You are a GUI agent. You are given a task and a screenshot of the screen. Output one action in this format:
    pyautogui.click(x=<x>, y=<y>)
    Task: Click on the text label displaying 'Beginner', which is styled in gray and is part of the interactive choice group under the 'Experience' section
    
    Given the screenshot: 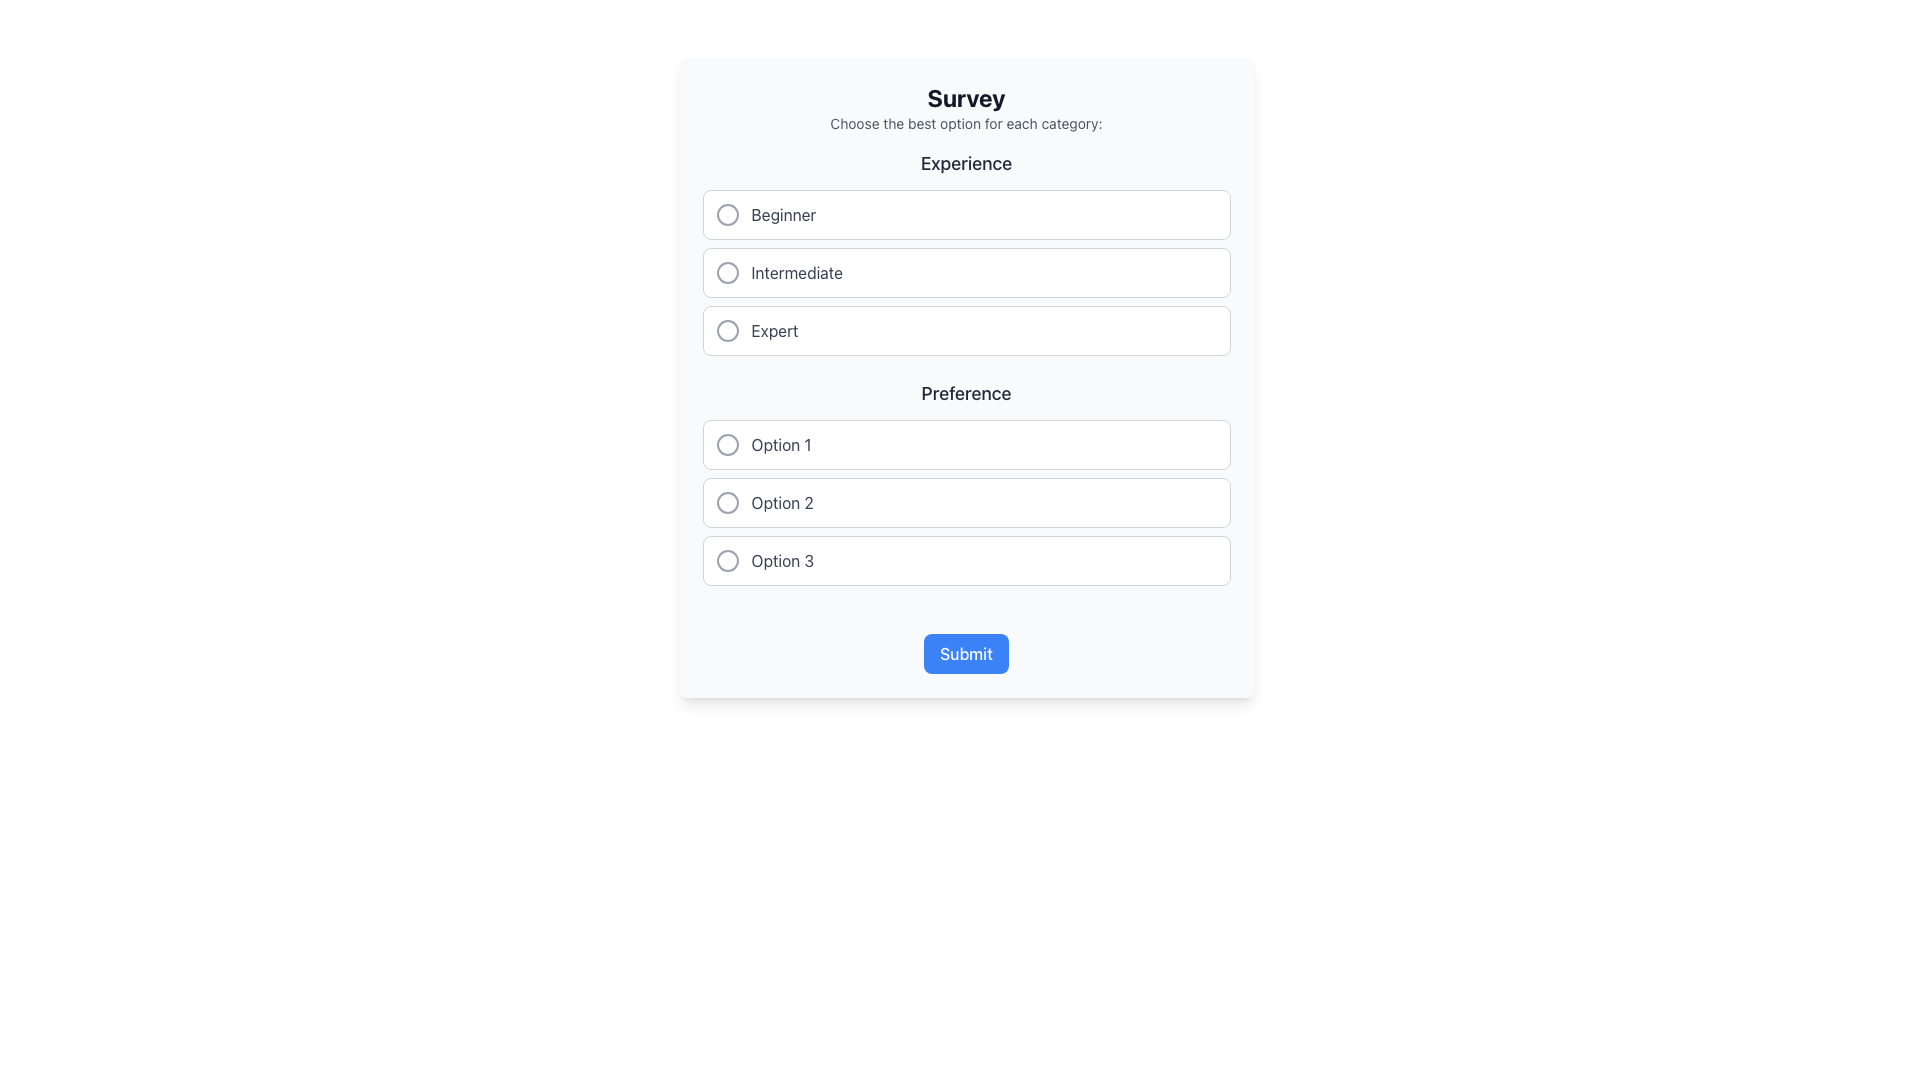 What is the action you would take?
    pyautogui.click(x=782, y=215)
    